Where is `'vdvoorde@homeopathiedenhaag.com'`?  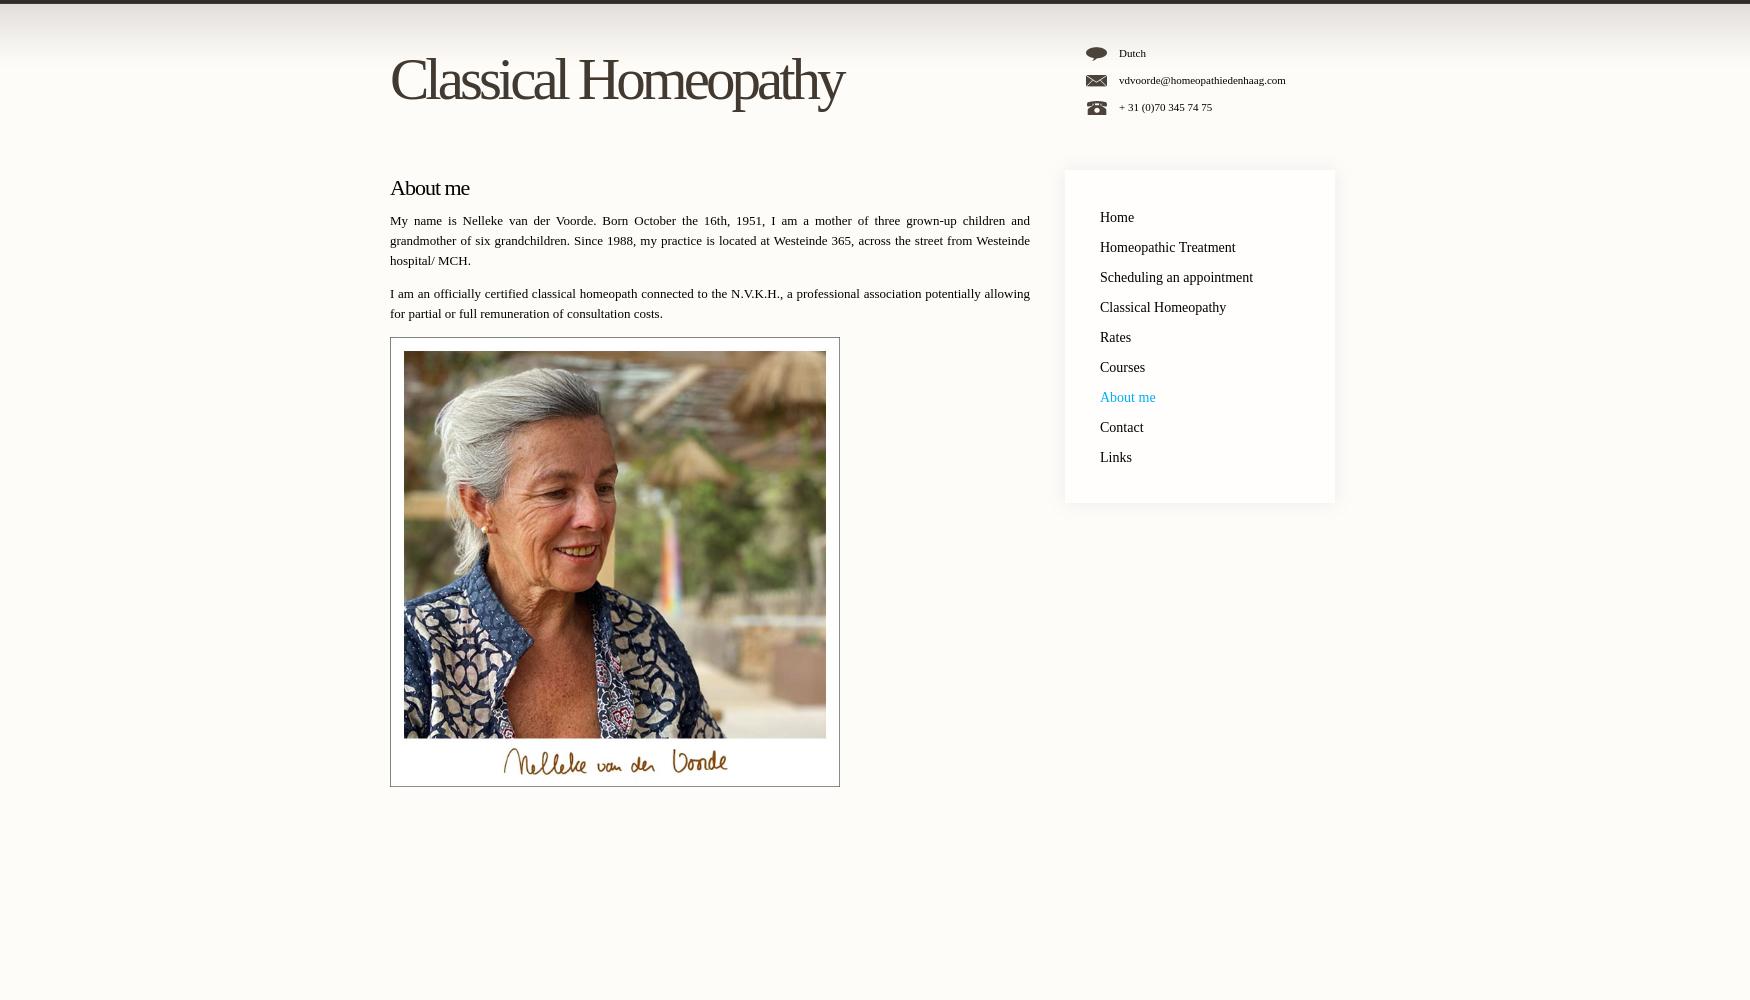
'vdvoorde@homeopathiedenhaag.com' is located at coordinates (1202, 79).